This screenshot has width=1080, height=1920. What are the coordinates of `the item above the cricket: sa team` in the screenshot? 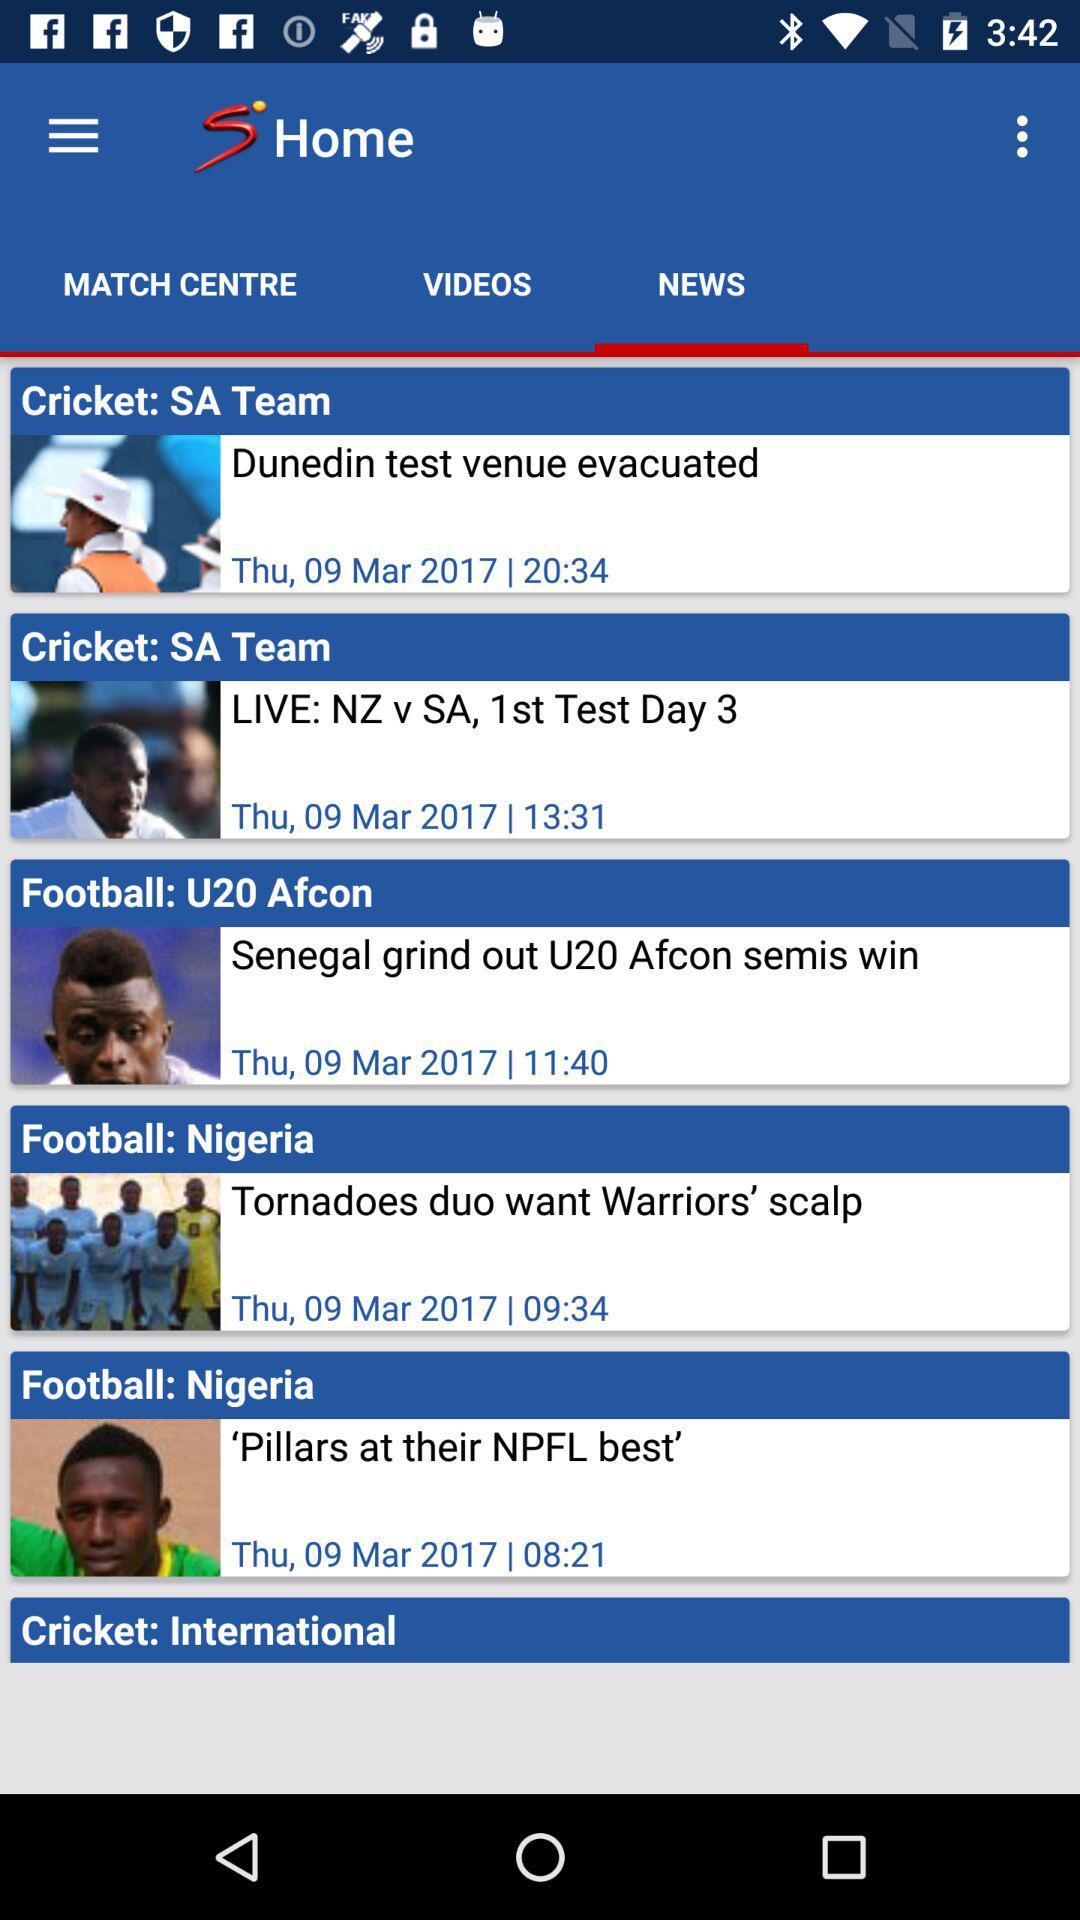 It's located at (477, 282).